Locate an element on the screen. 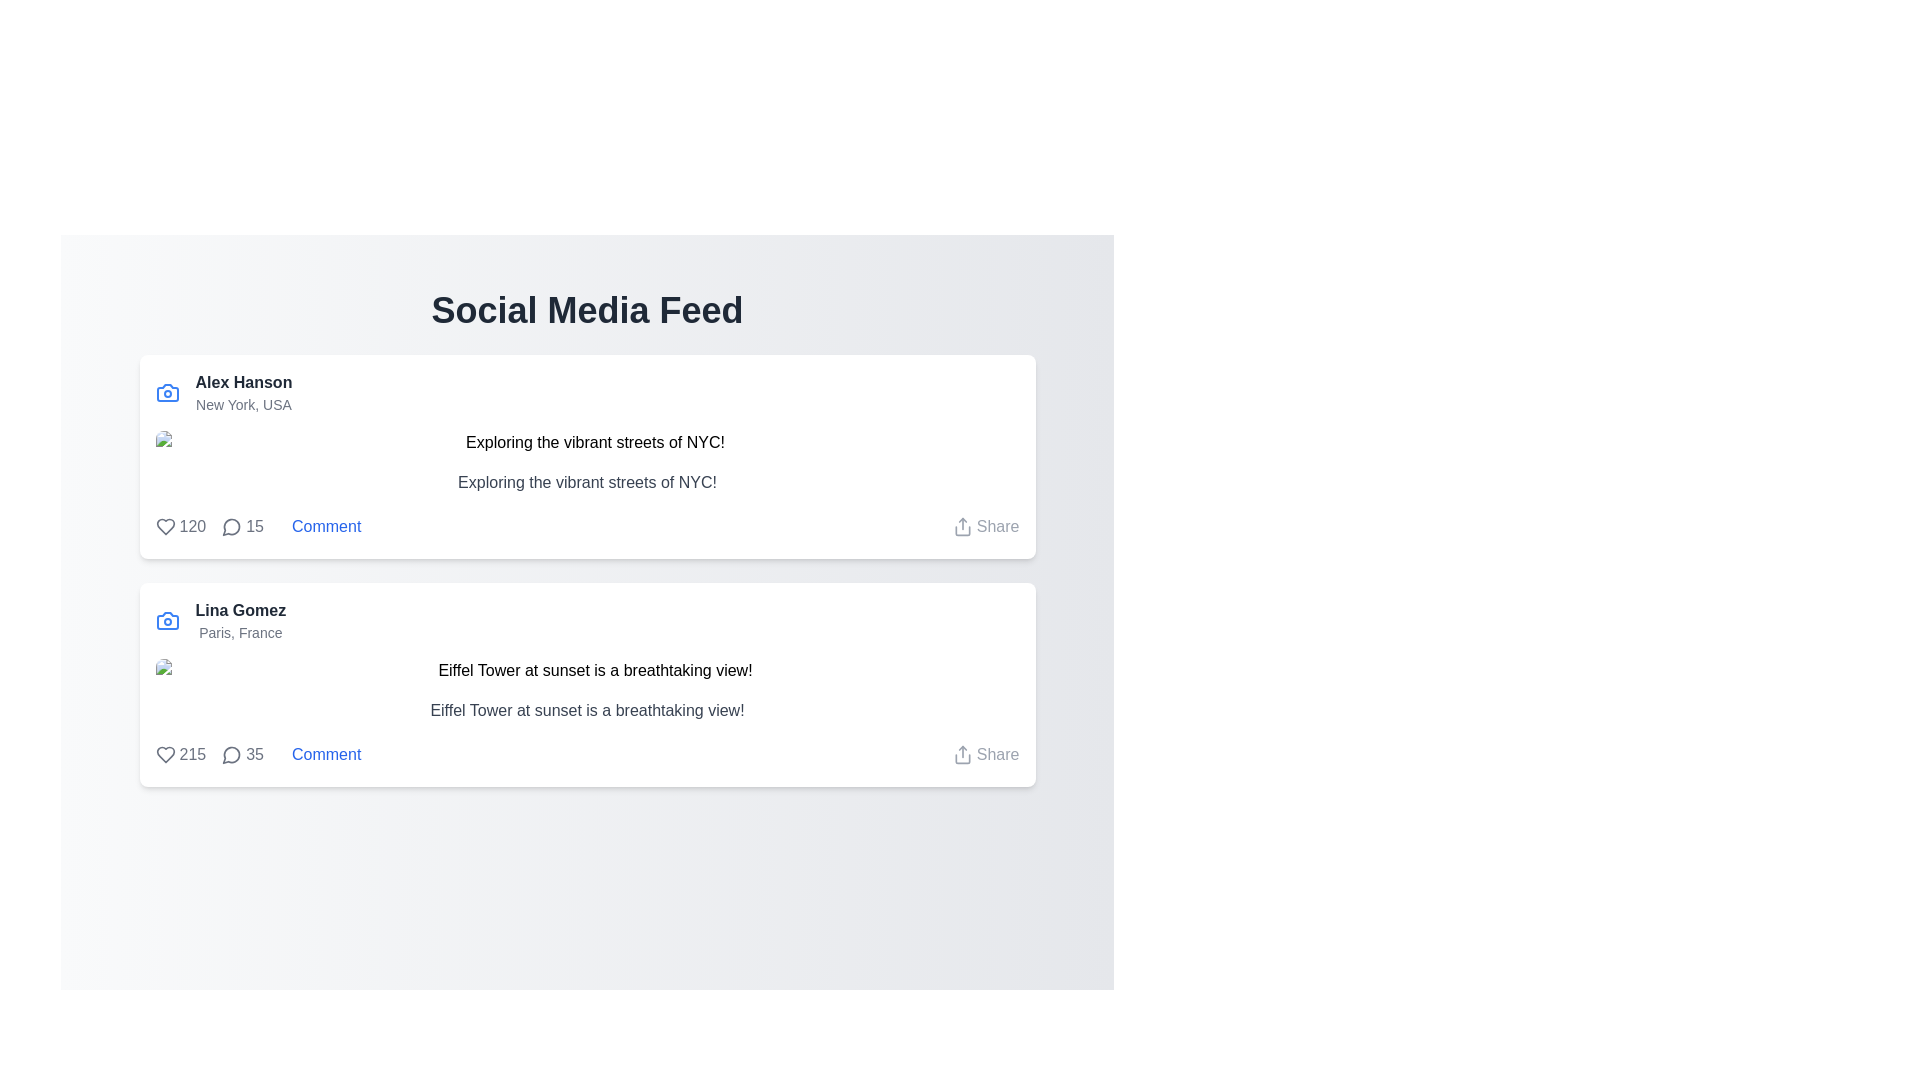  the text label displaying 'Paris, France.' located below the name 'Lina Gomez' in the social media post card is located at coordinates (240, 632).